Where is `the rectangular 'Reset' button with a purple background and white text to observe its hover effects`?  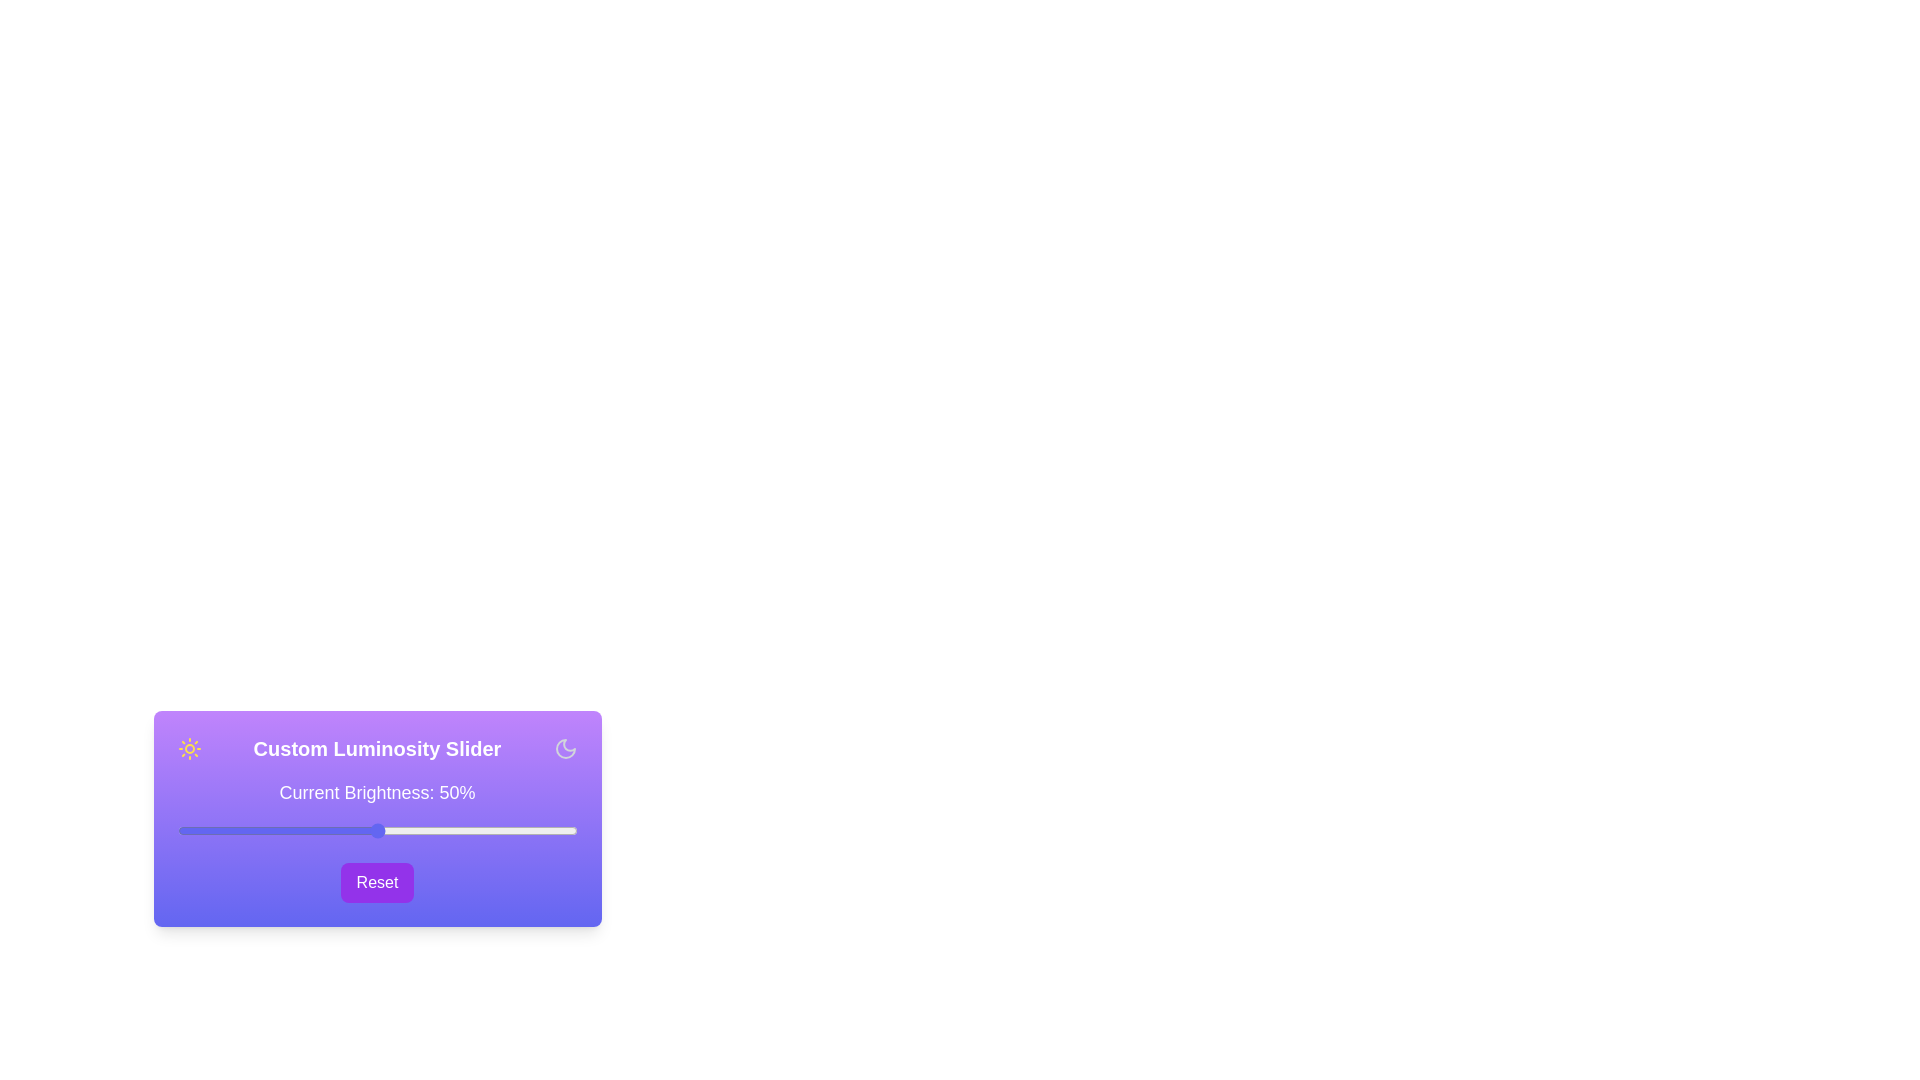 the rectangular 'Reset' button with a purple background and white text to observe its hover effects is located at coordinates (377, 882).